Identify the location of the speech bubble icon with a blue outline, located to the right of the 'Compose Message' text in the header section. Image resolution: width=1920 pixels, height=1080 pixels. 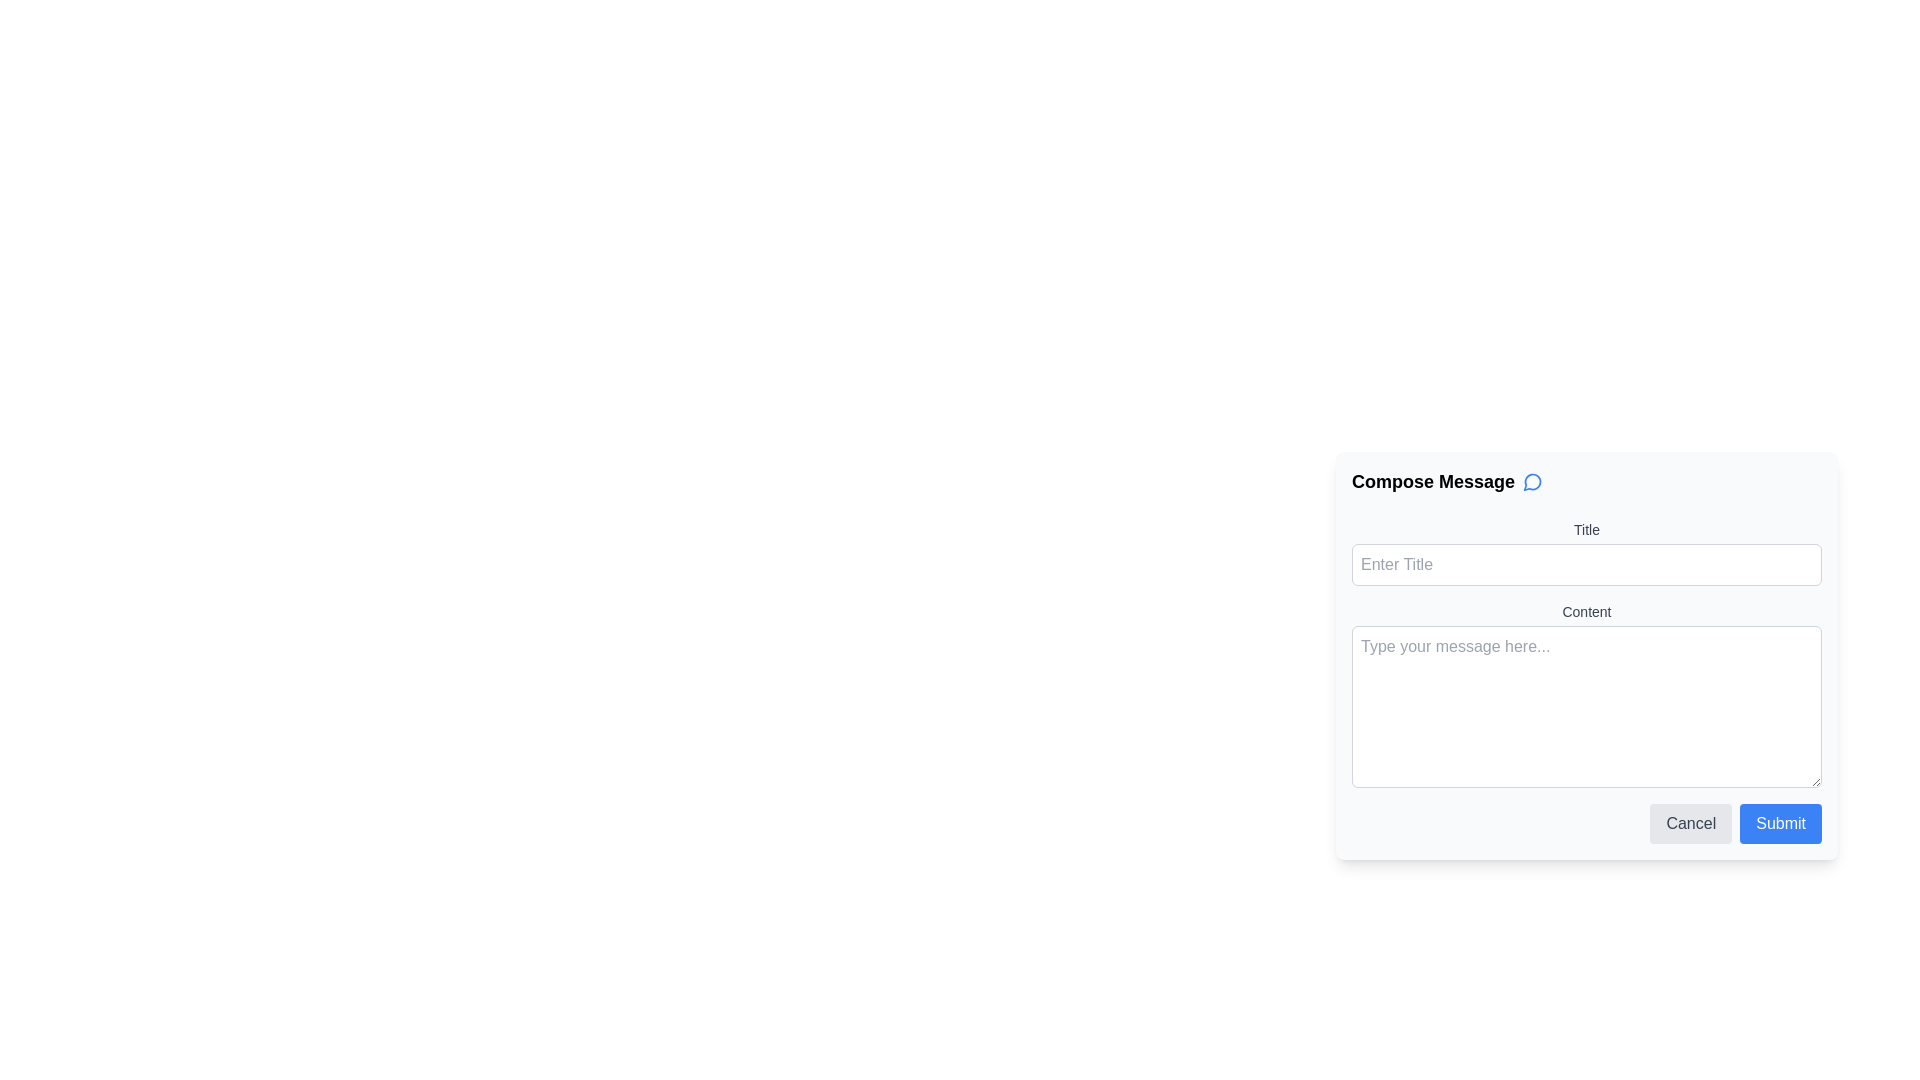
(1532, 482).